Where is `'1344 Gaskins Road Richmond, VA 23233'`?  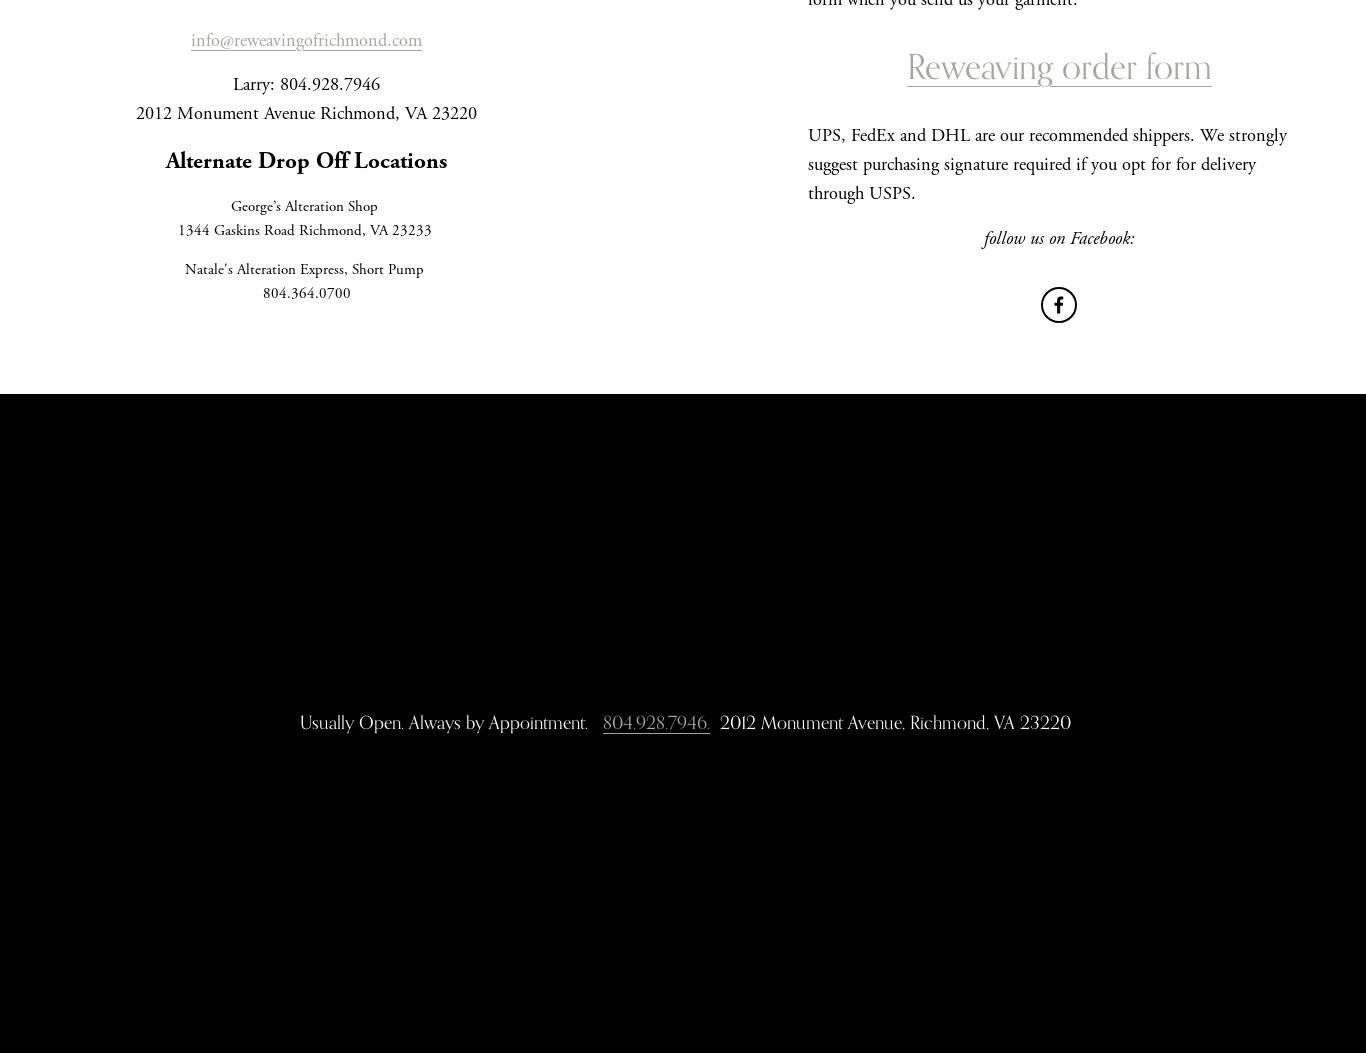
'1344 Gaskins Road Richmond, VA 23233' is located at coordinates (305, 230).